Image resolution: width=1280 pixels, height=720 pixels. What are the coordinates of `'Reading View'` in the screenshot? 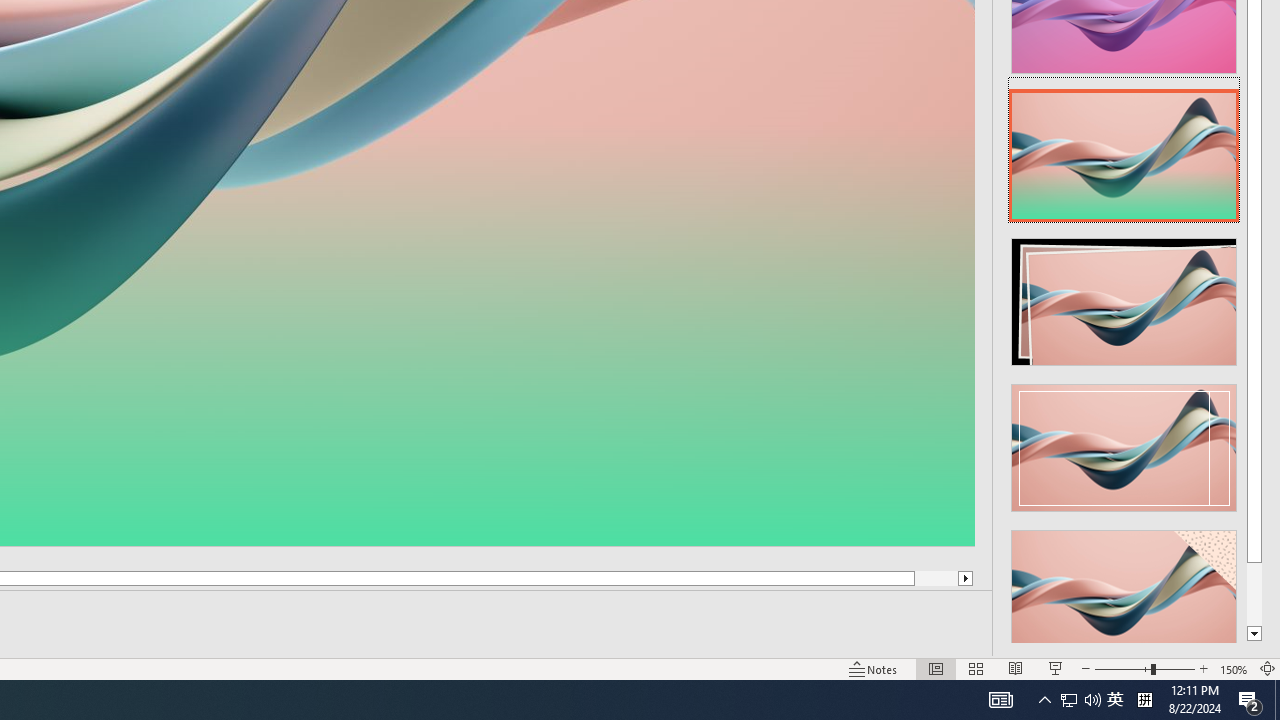 It's located at (1015, 669).